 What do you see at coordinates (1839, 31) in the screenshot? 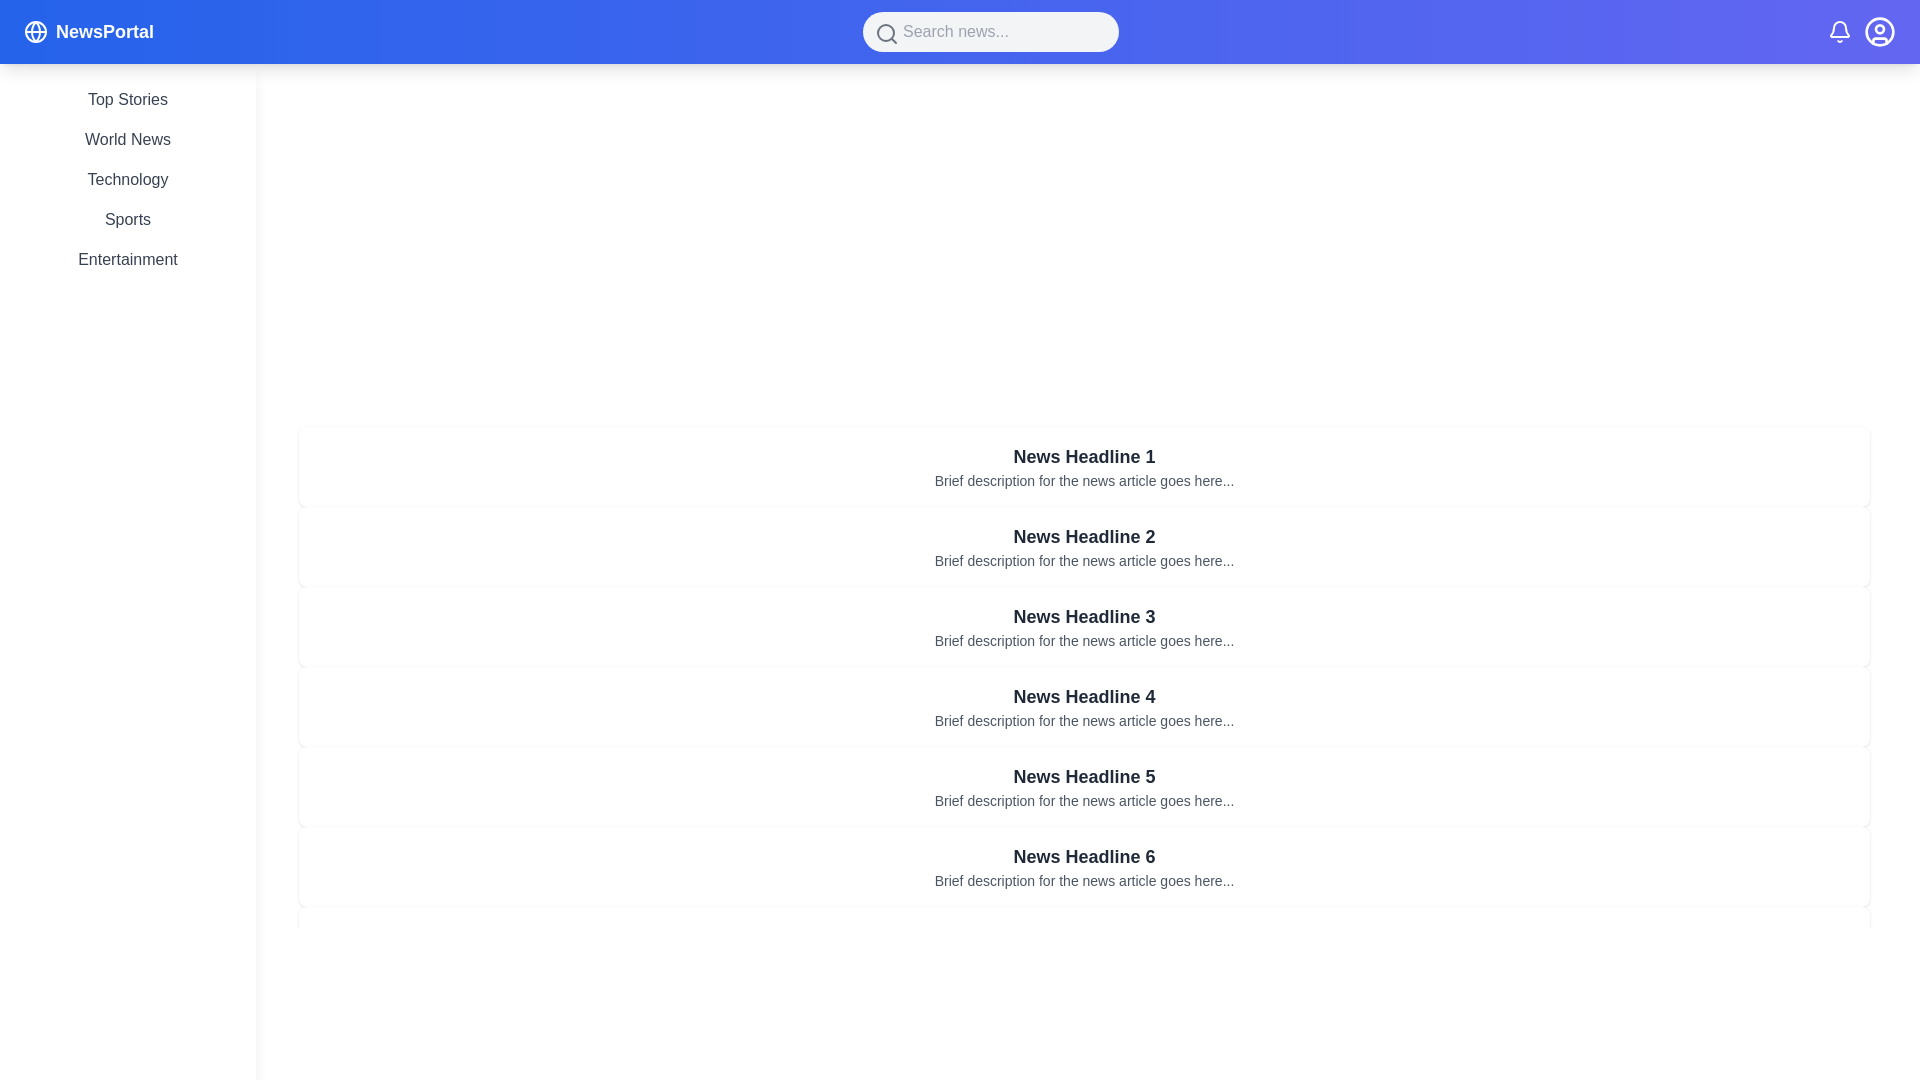
I see `the bell icon representing notifications, which is styled with a line drawing in white on a blue background, located in the top-right corner of the user interface` at bounding box center [1839, 31].